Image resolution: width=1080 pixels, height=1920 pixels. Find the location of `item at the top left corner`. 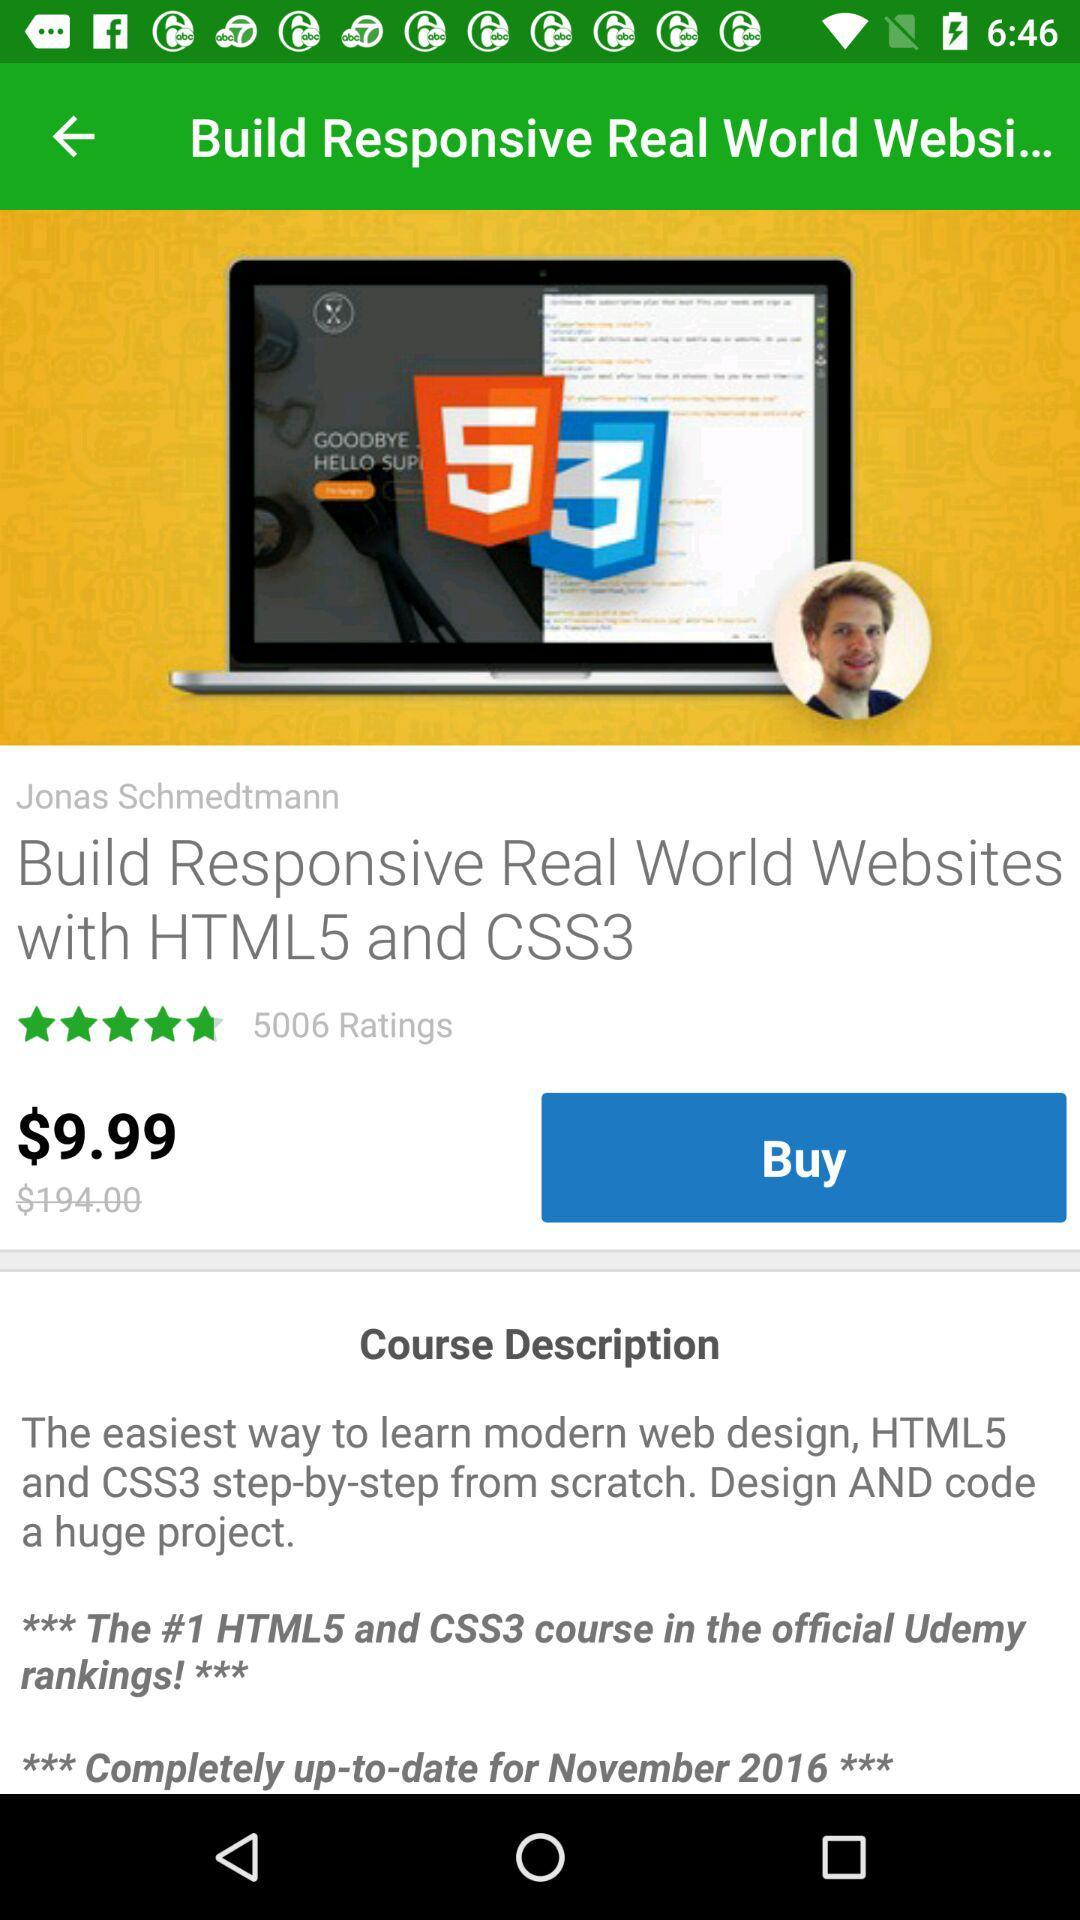

item at the top left corner is located at coordinates (72, 135).